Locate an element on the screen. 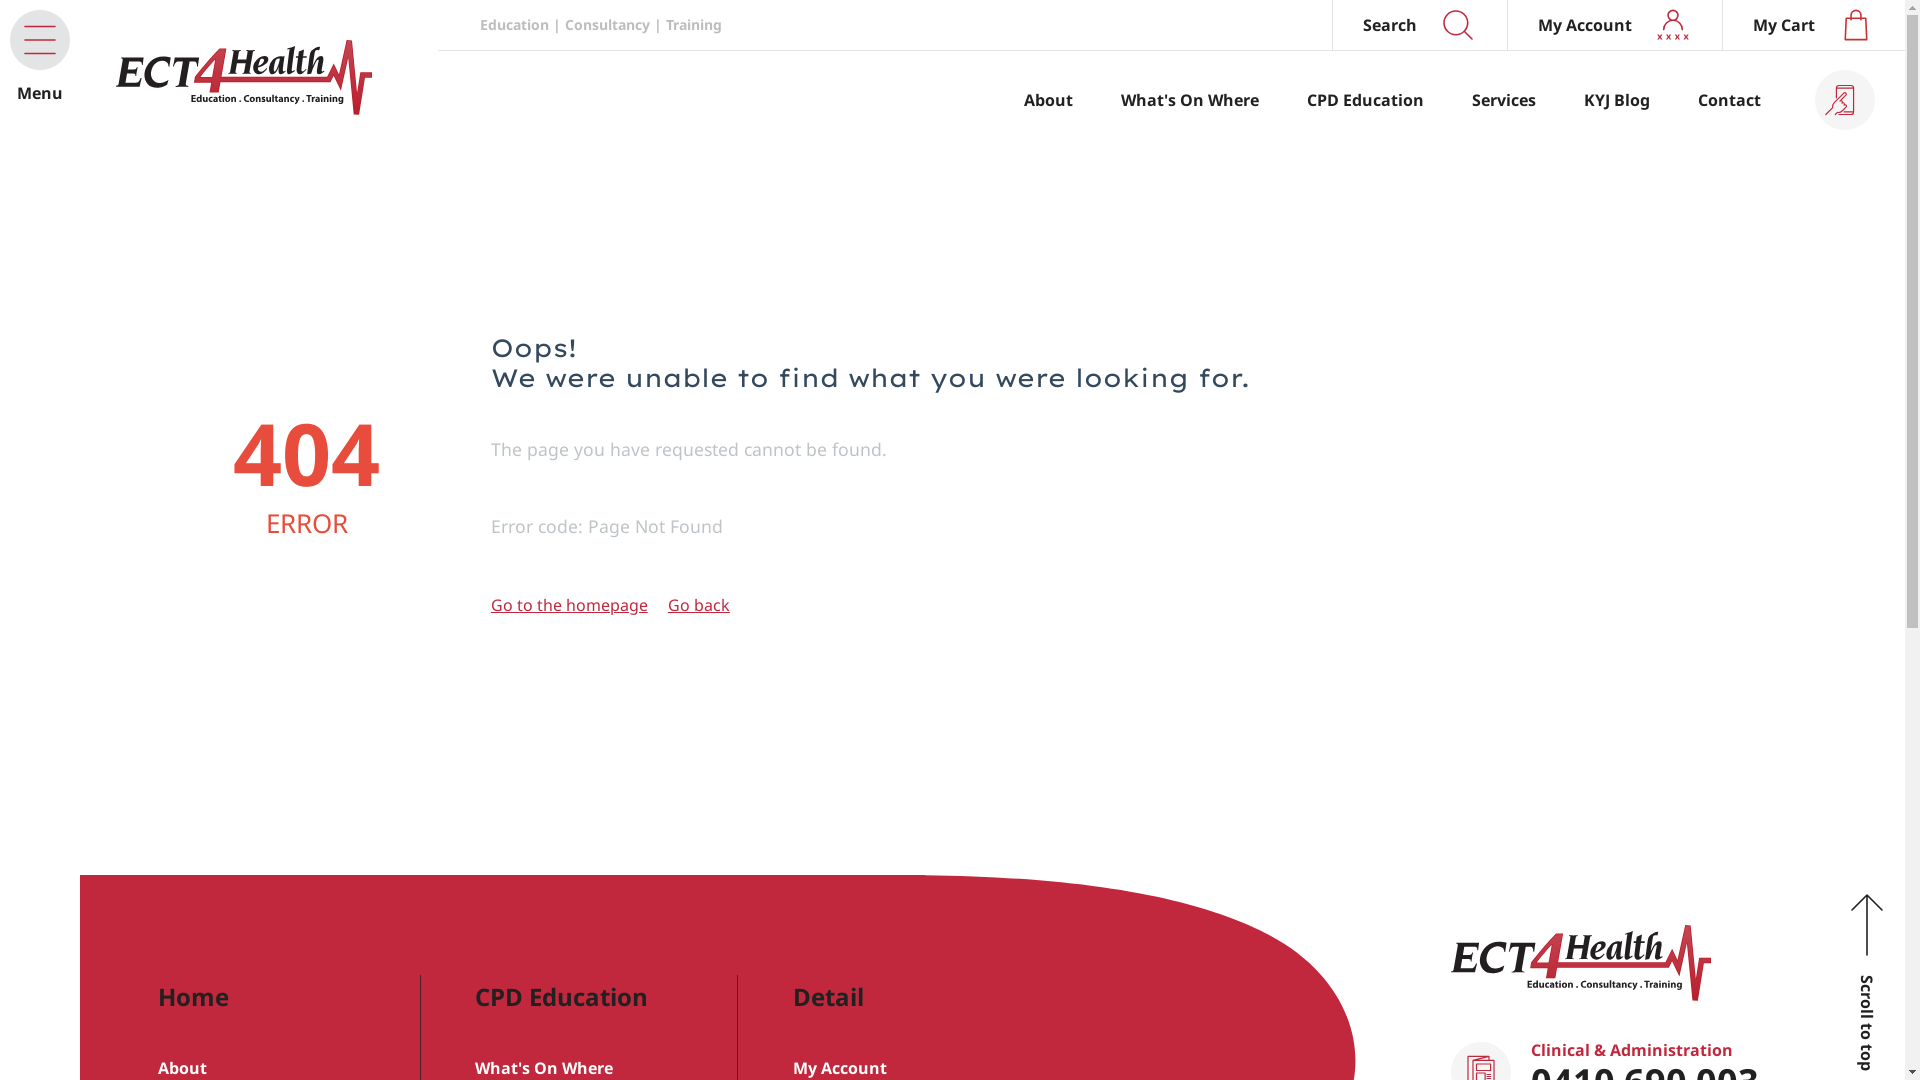 Image resolution: width=1920 pixels, height=1080 pixels. 'About' is located at coordinates (1047, 100).